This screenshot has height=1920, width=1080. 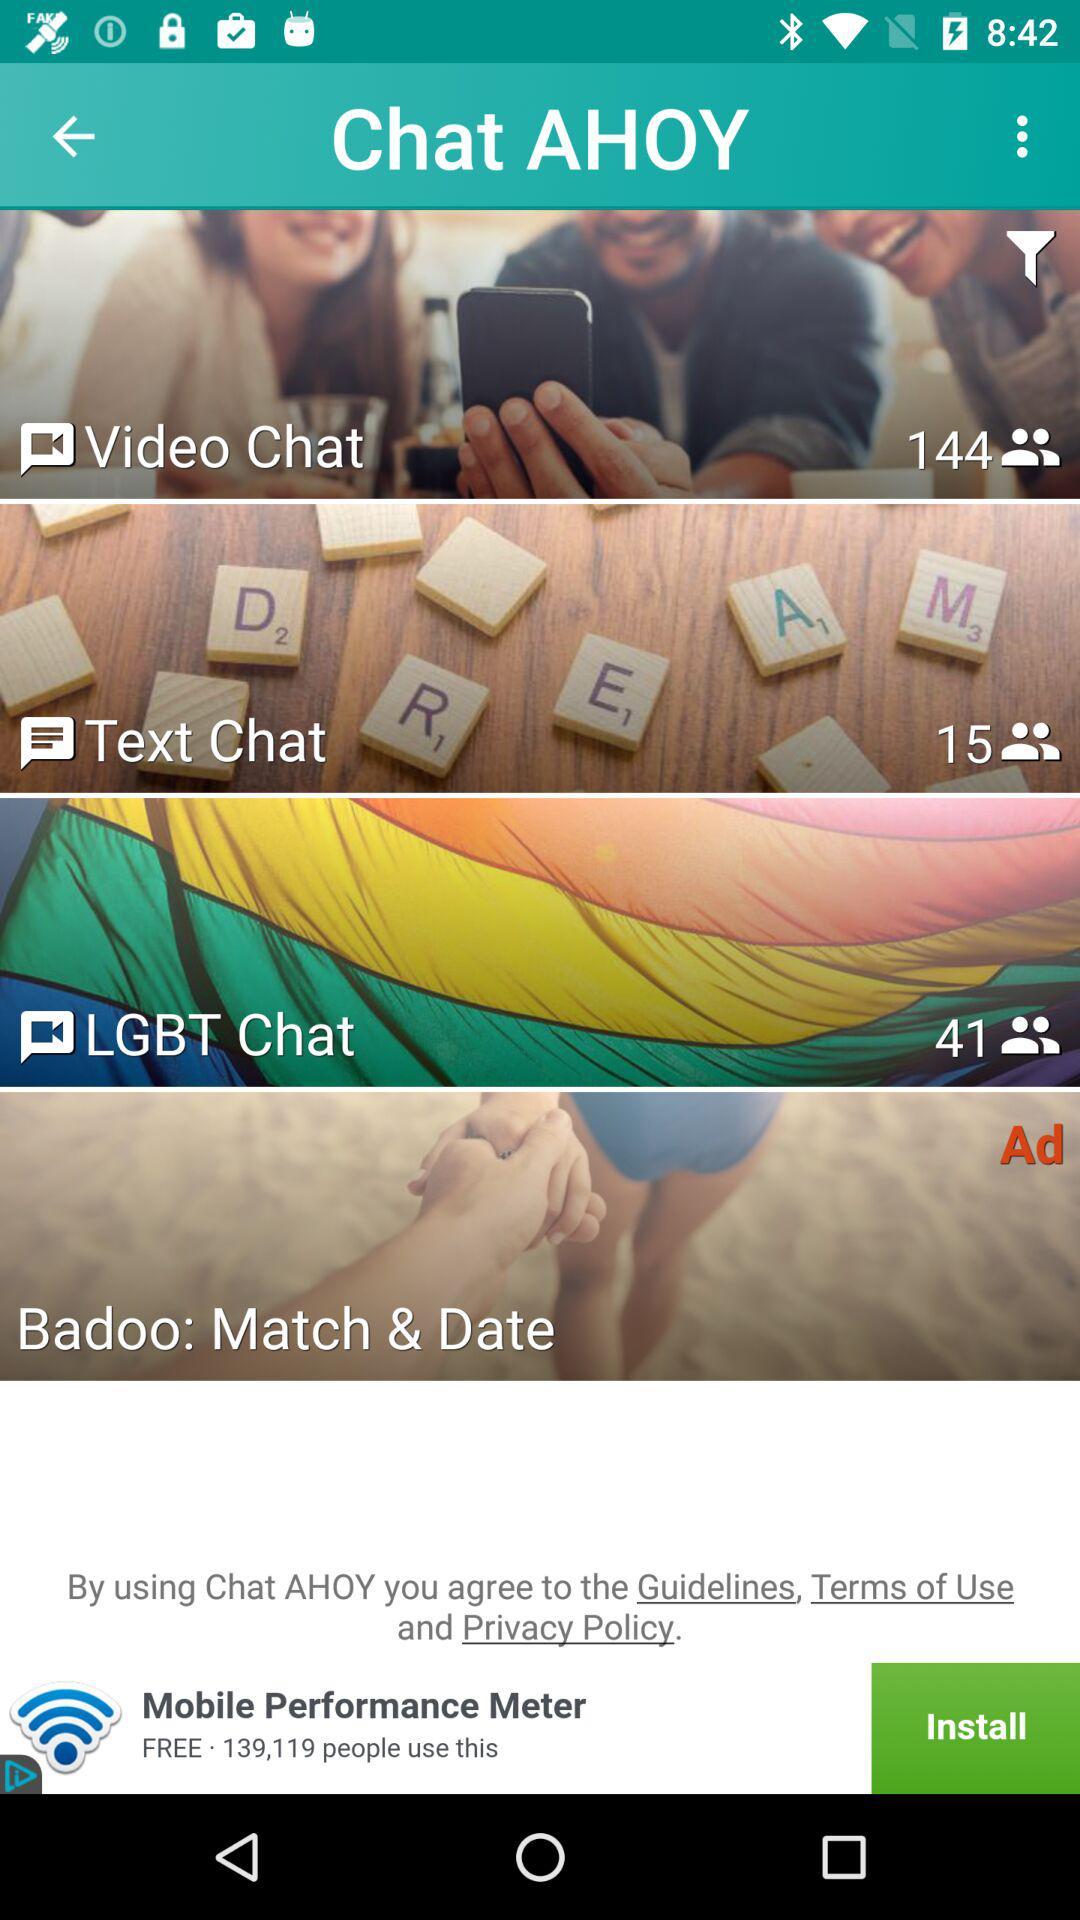 I want to click on icon next to the 153, so click(x=224, y=443).